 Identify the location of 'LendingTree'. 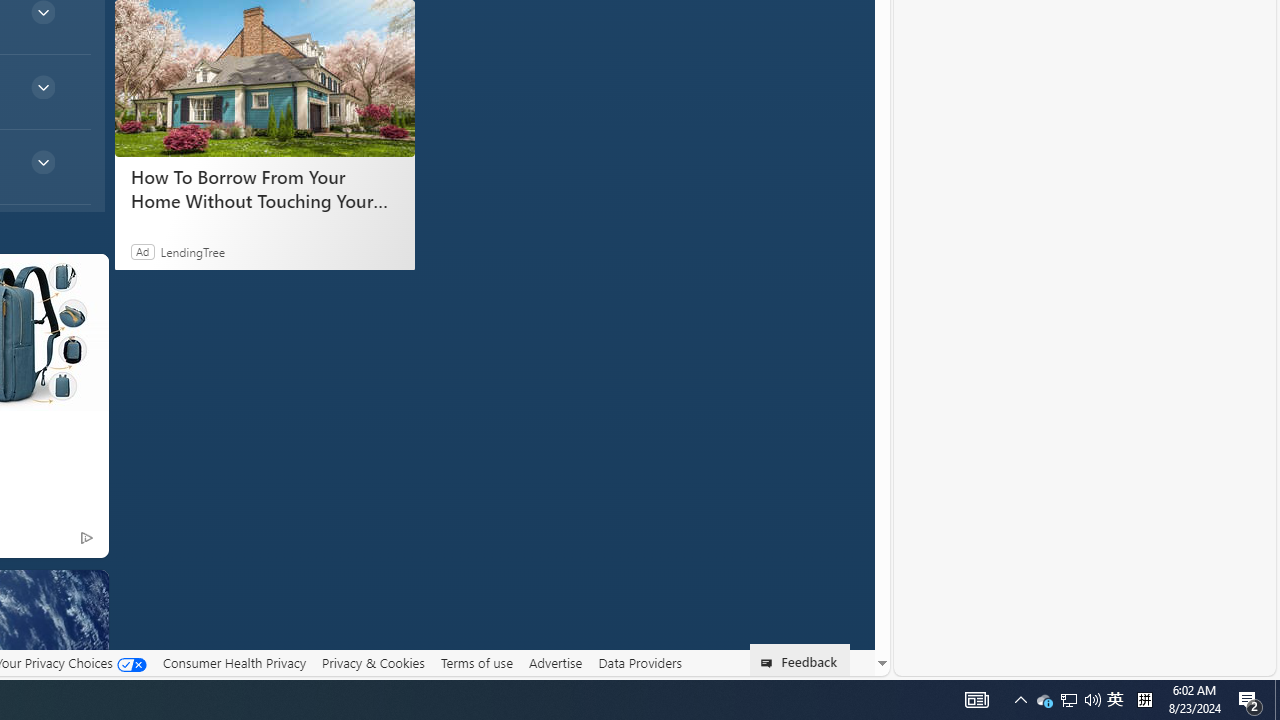
(192, 250).